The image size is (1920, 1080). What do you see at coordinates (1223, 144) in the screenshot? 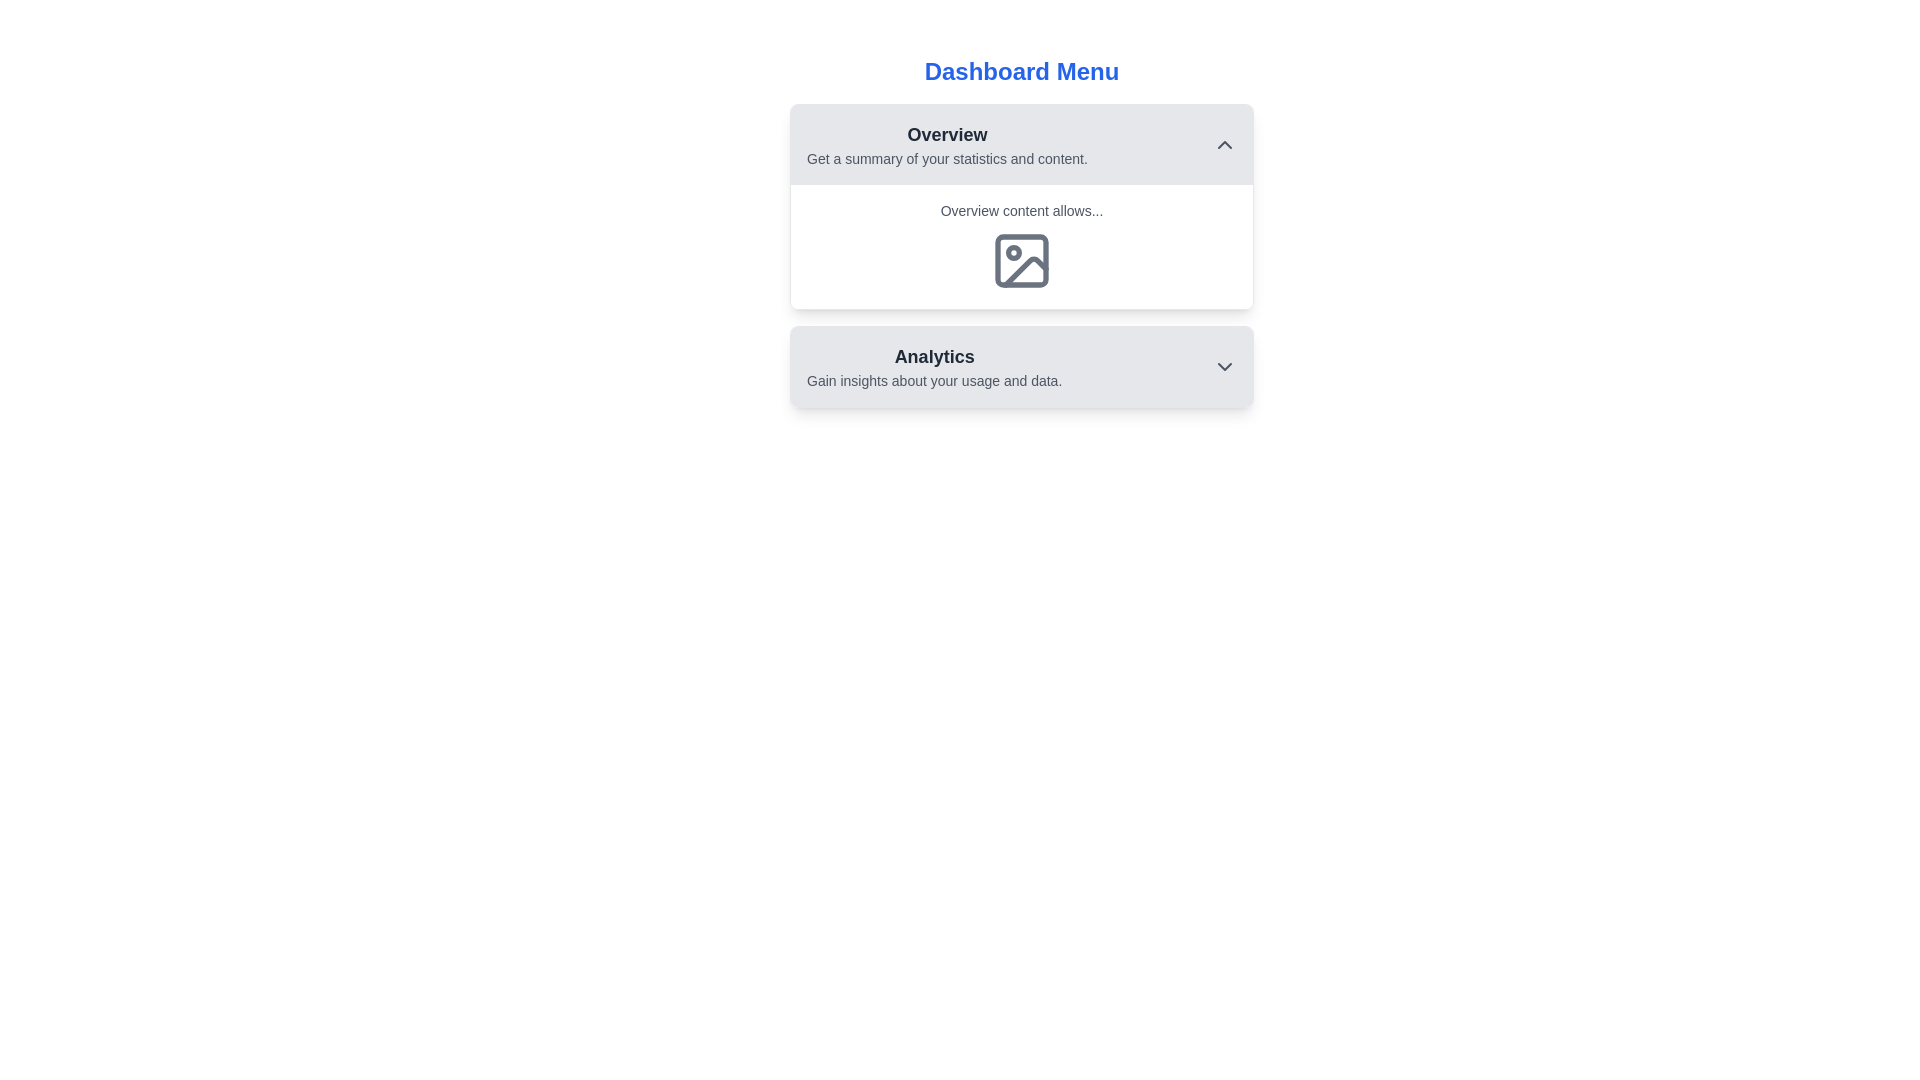
I see `the upward-pointing chevron icon in the top-right corner of the 'Overview' section` at bounding box center [1223, 144].